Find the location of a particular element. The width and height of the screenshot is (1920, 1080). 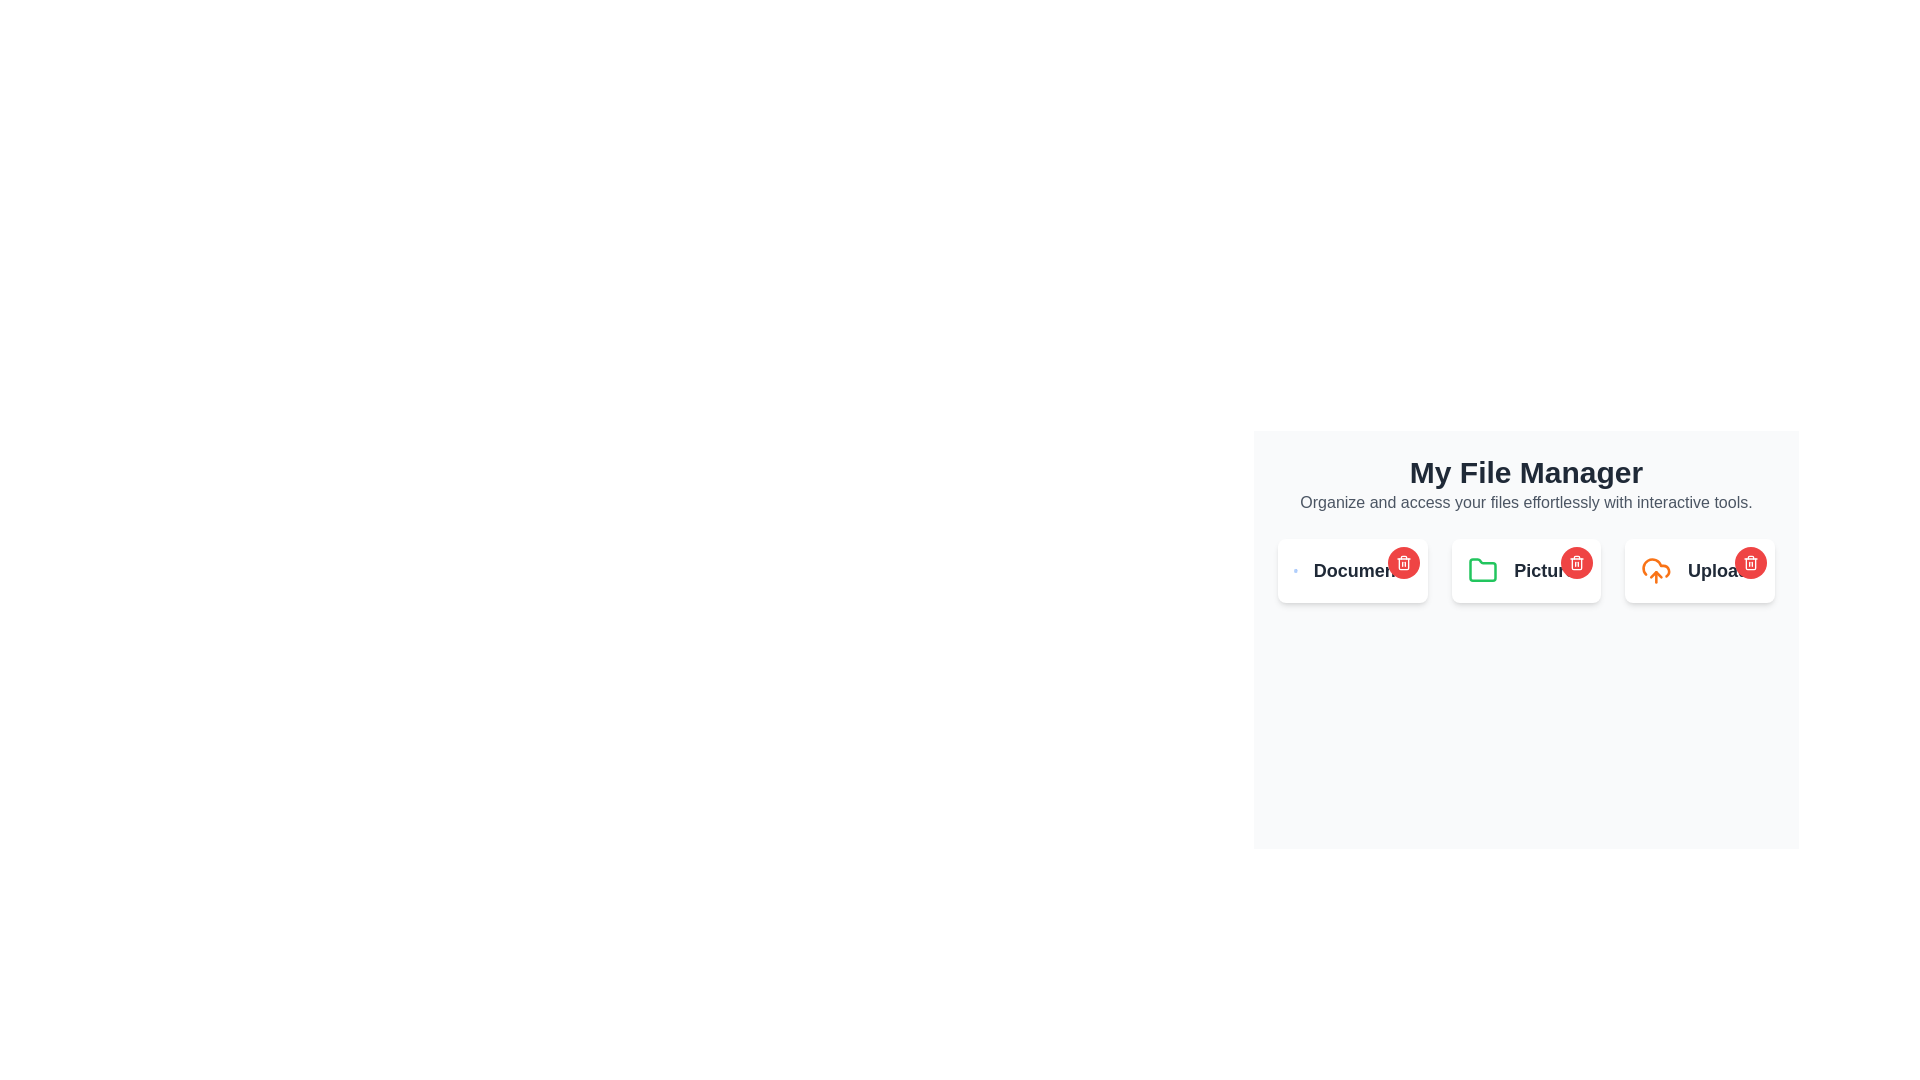

the orange-colored cloud icon with an upload arrow, located next to the 'Uploads' text in the third column of the interface, to initiate an upload action is located at coordinates (1656, 570).